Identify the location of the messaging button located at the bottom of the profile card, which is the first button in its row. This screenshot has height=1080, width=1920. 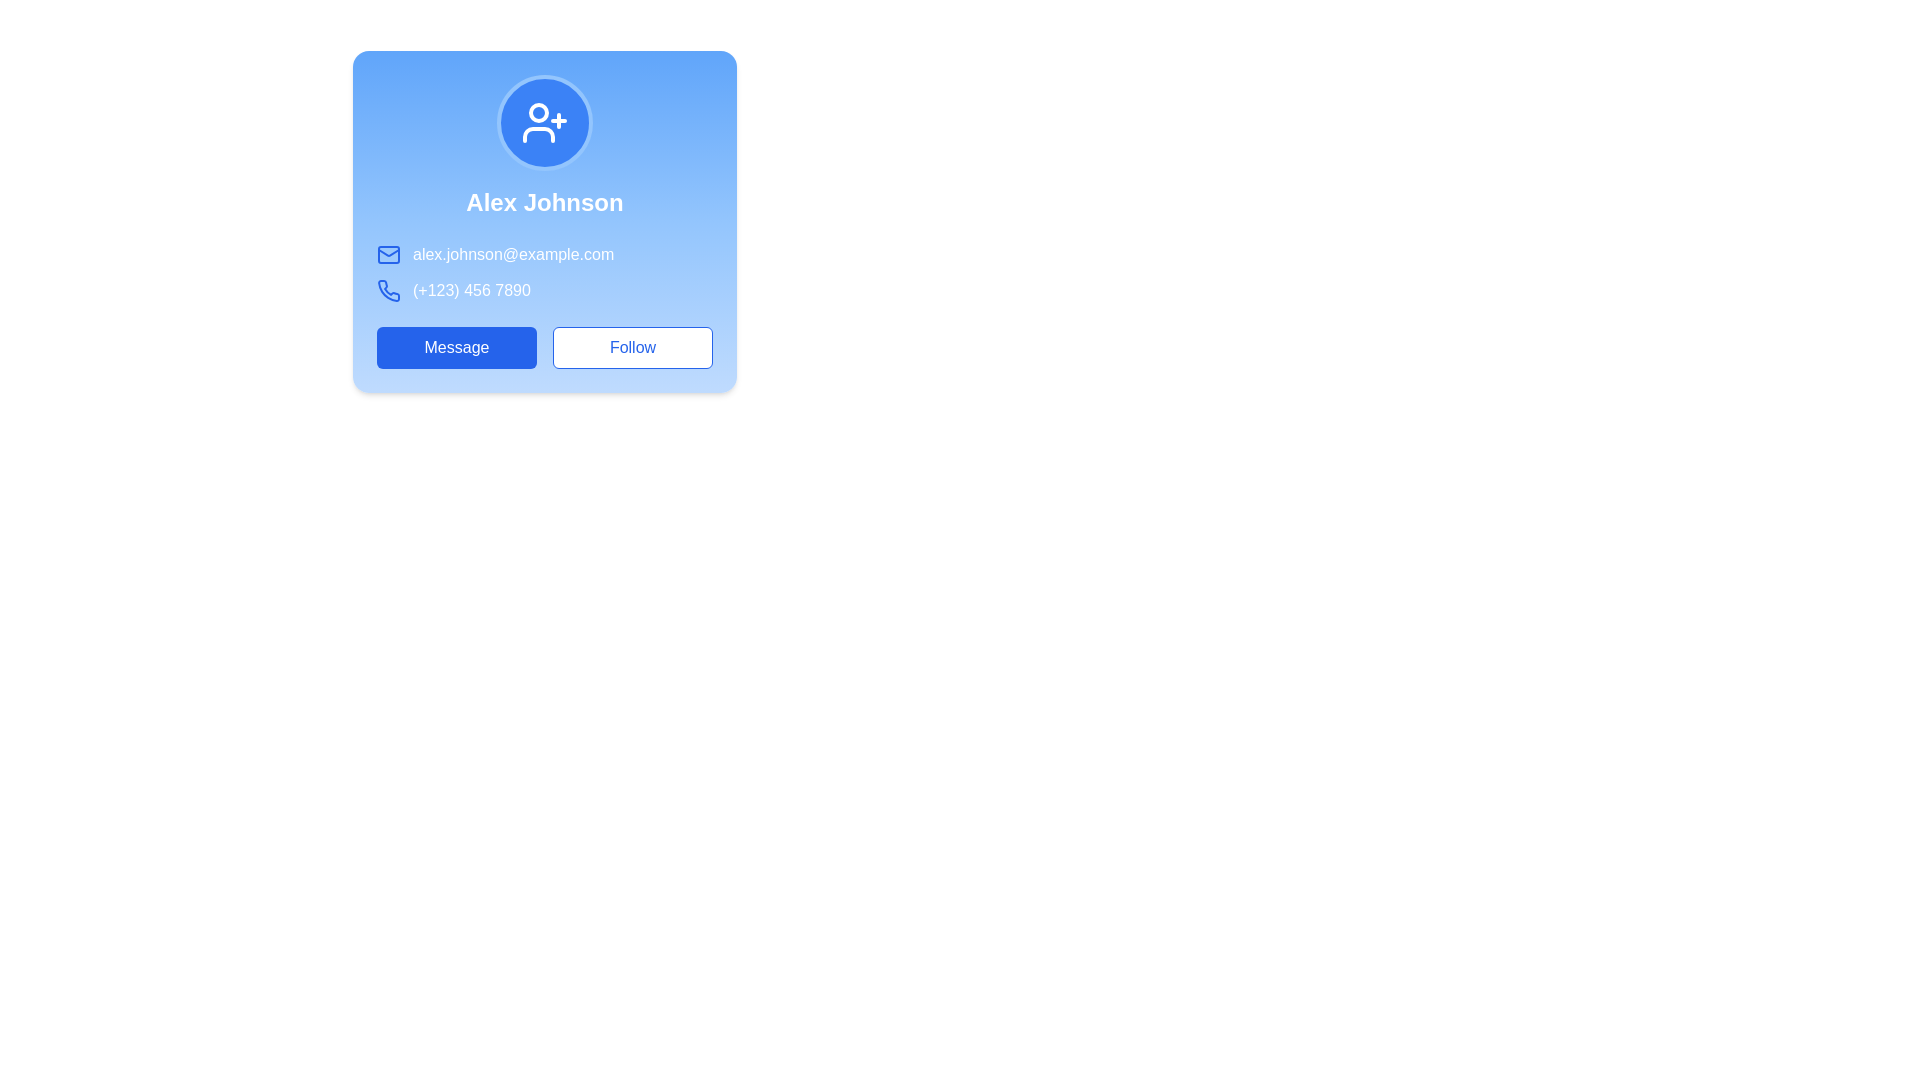
(455, 346).